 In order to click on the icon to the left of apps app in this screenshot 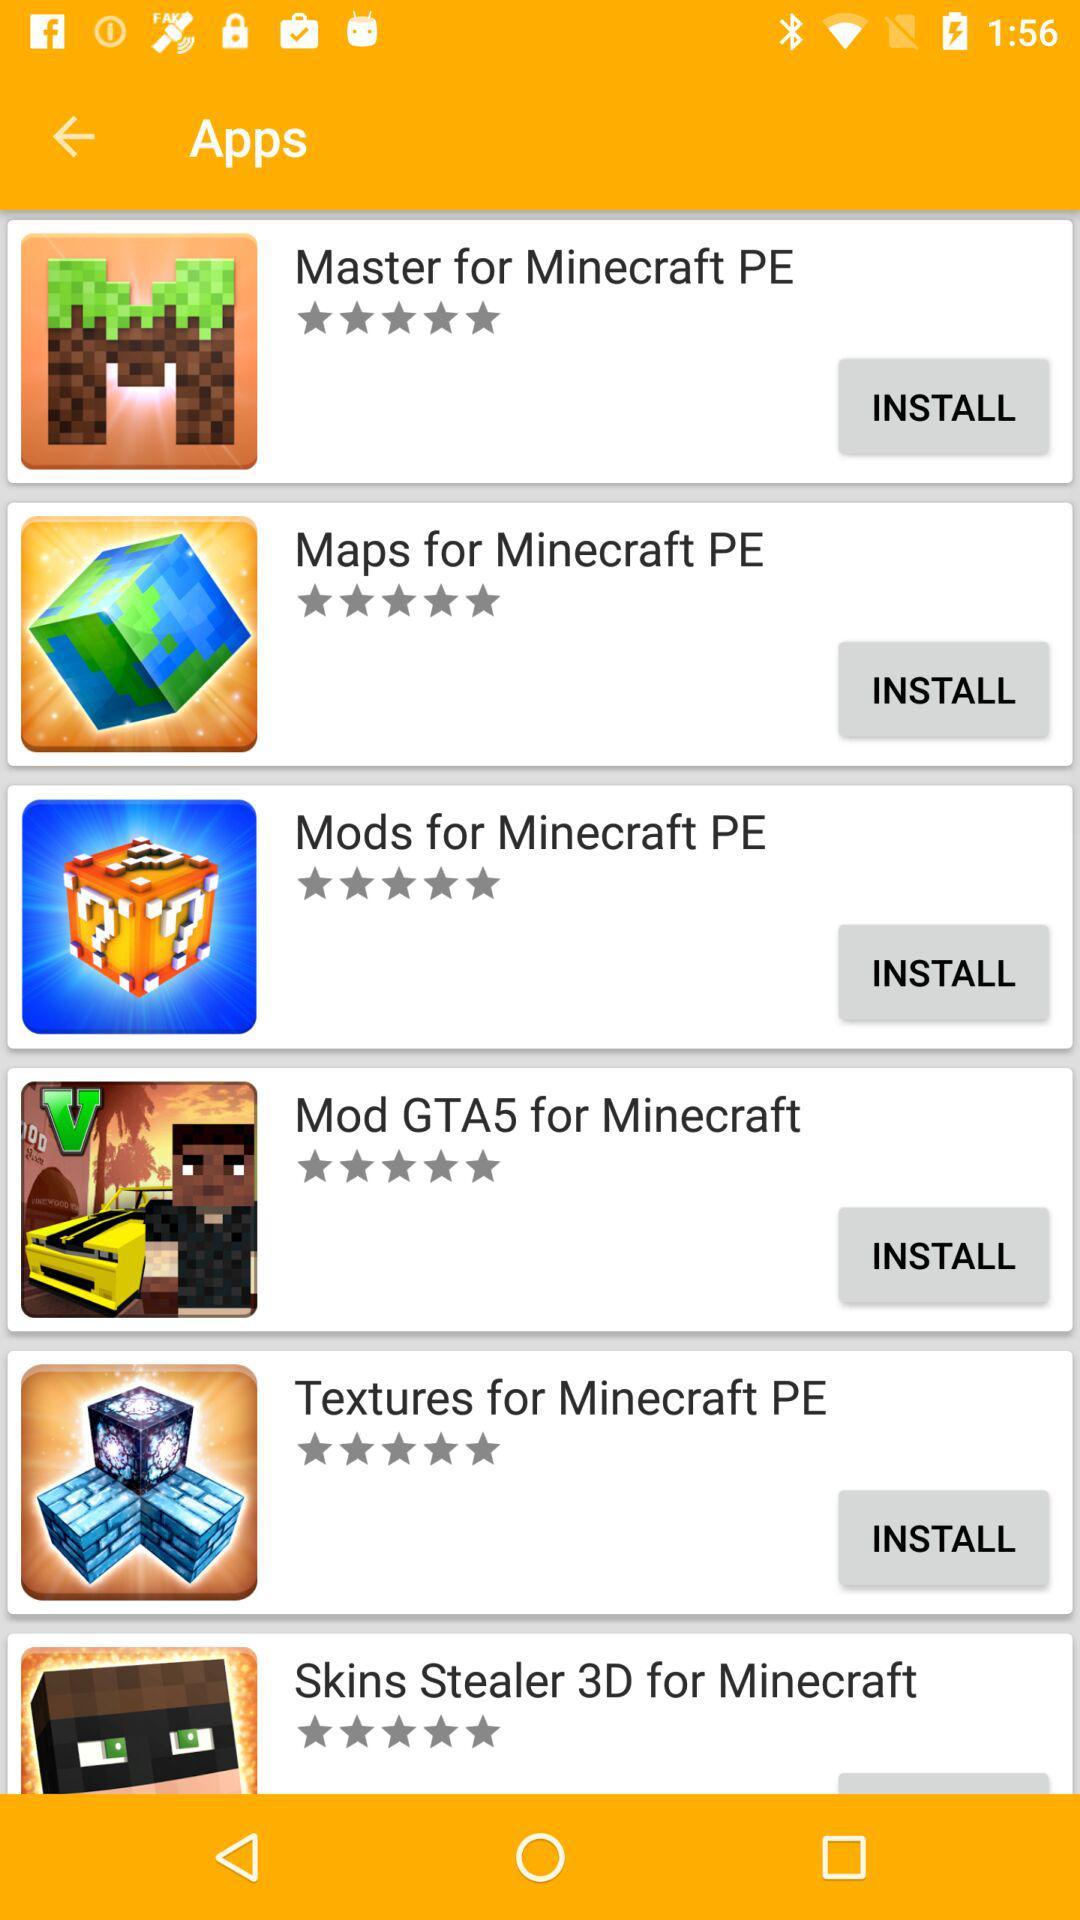, I will do `click(72, 135)`.